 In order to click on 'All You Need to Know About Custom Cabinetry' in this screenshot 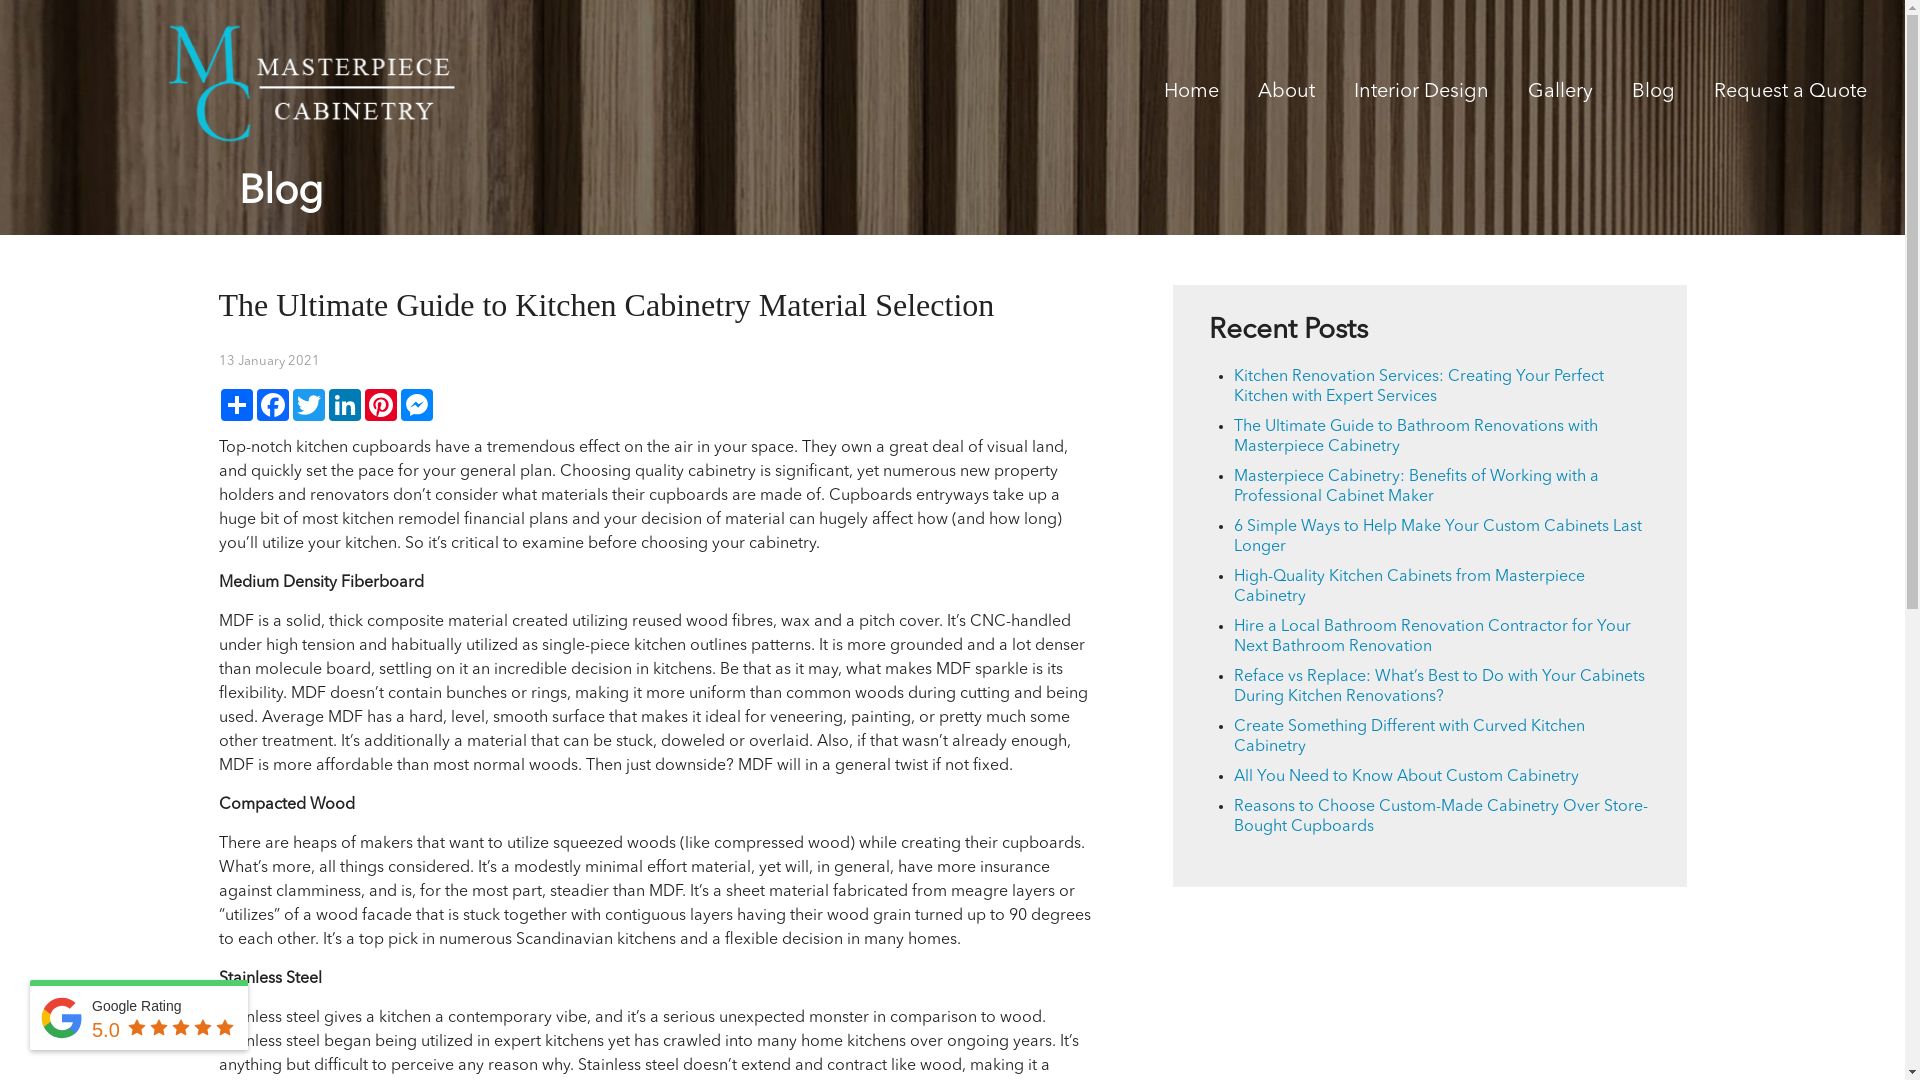, I will do `click(1232, 775)`.